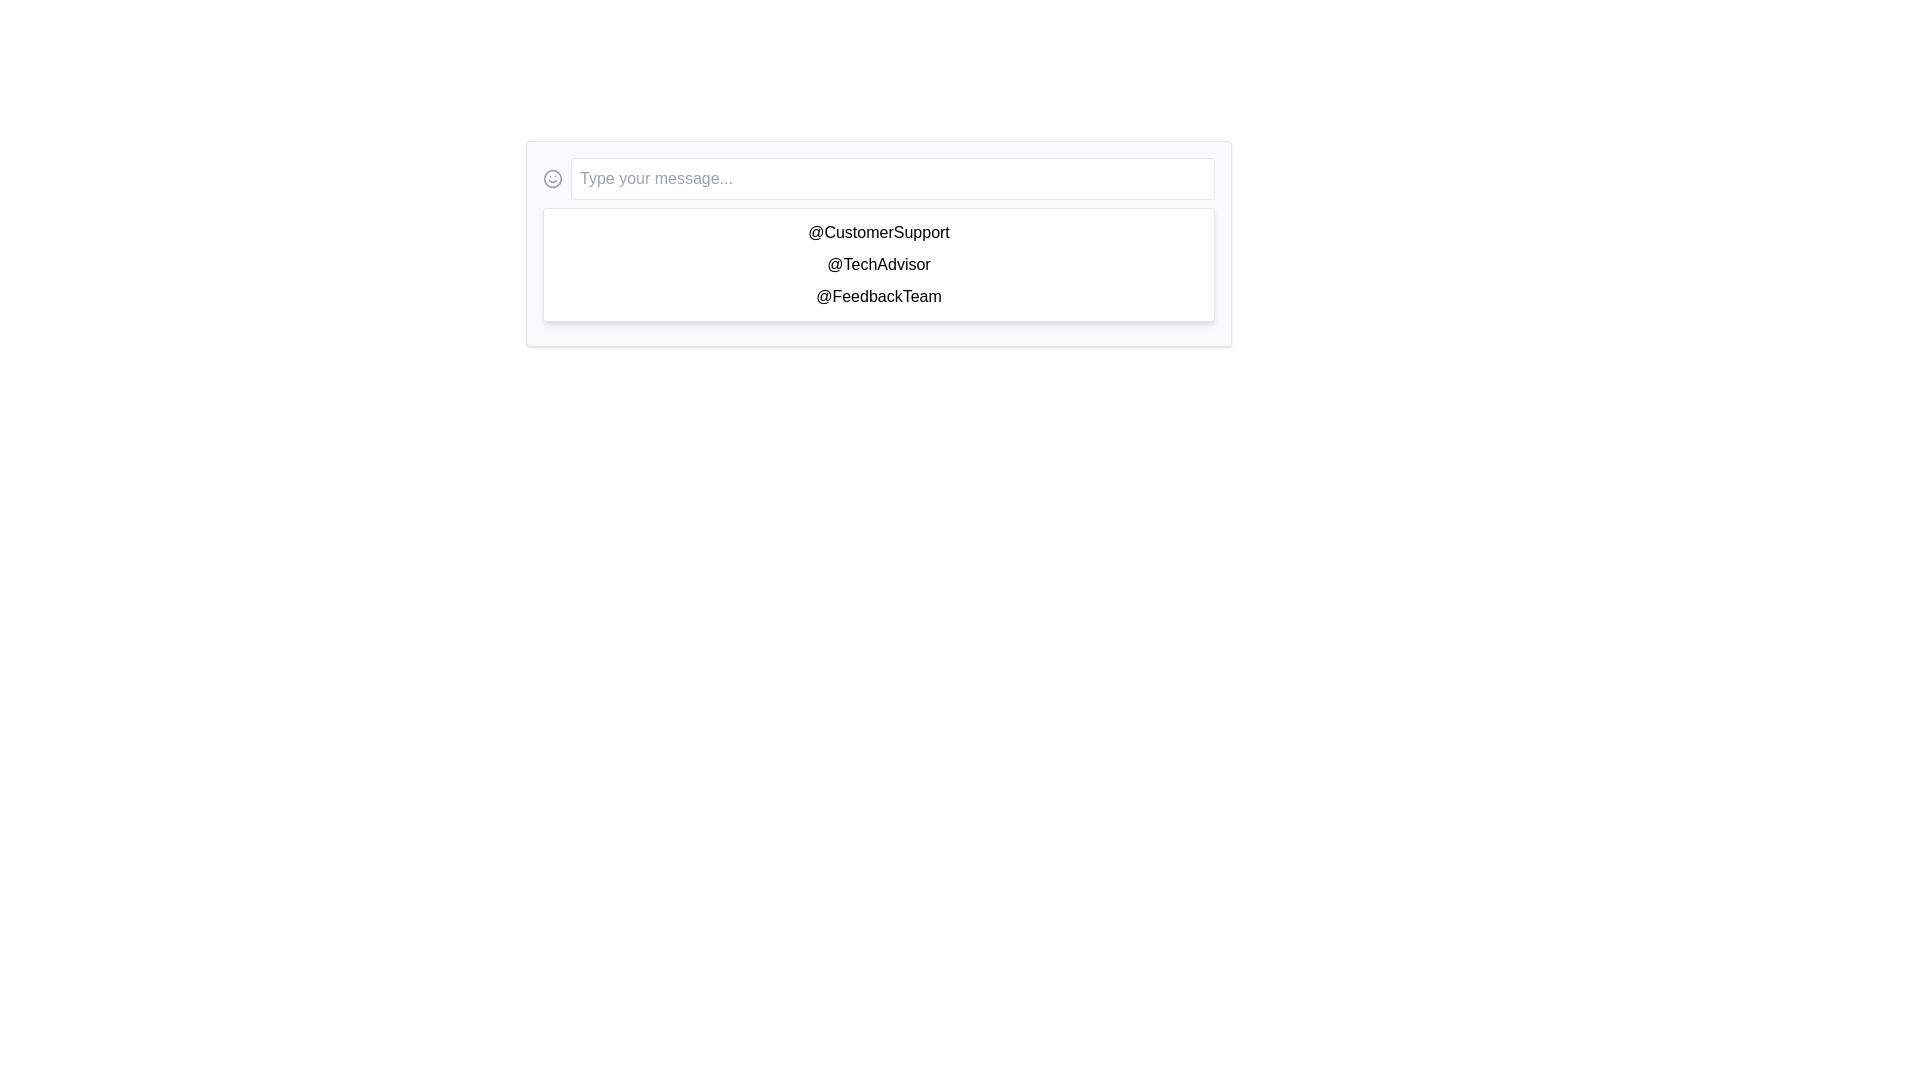 This screenshot has height=1080, width=1920. I want to click on the label in the vertically-stacked list of selectable labels, which includes @CustomerSupport, @TechAdvisor, and @FeedbackTeam, so click(878, 242).